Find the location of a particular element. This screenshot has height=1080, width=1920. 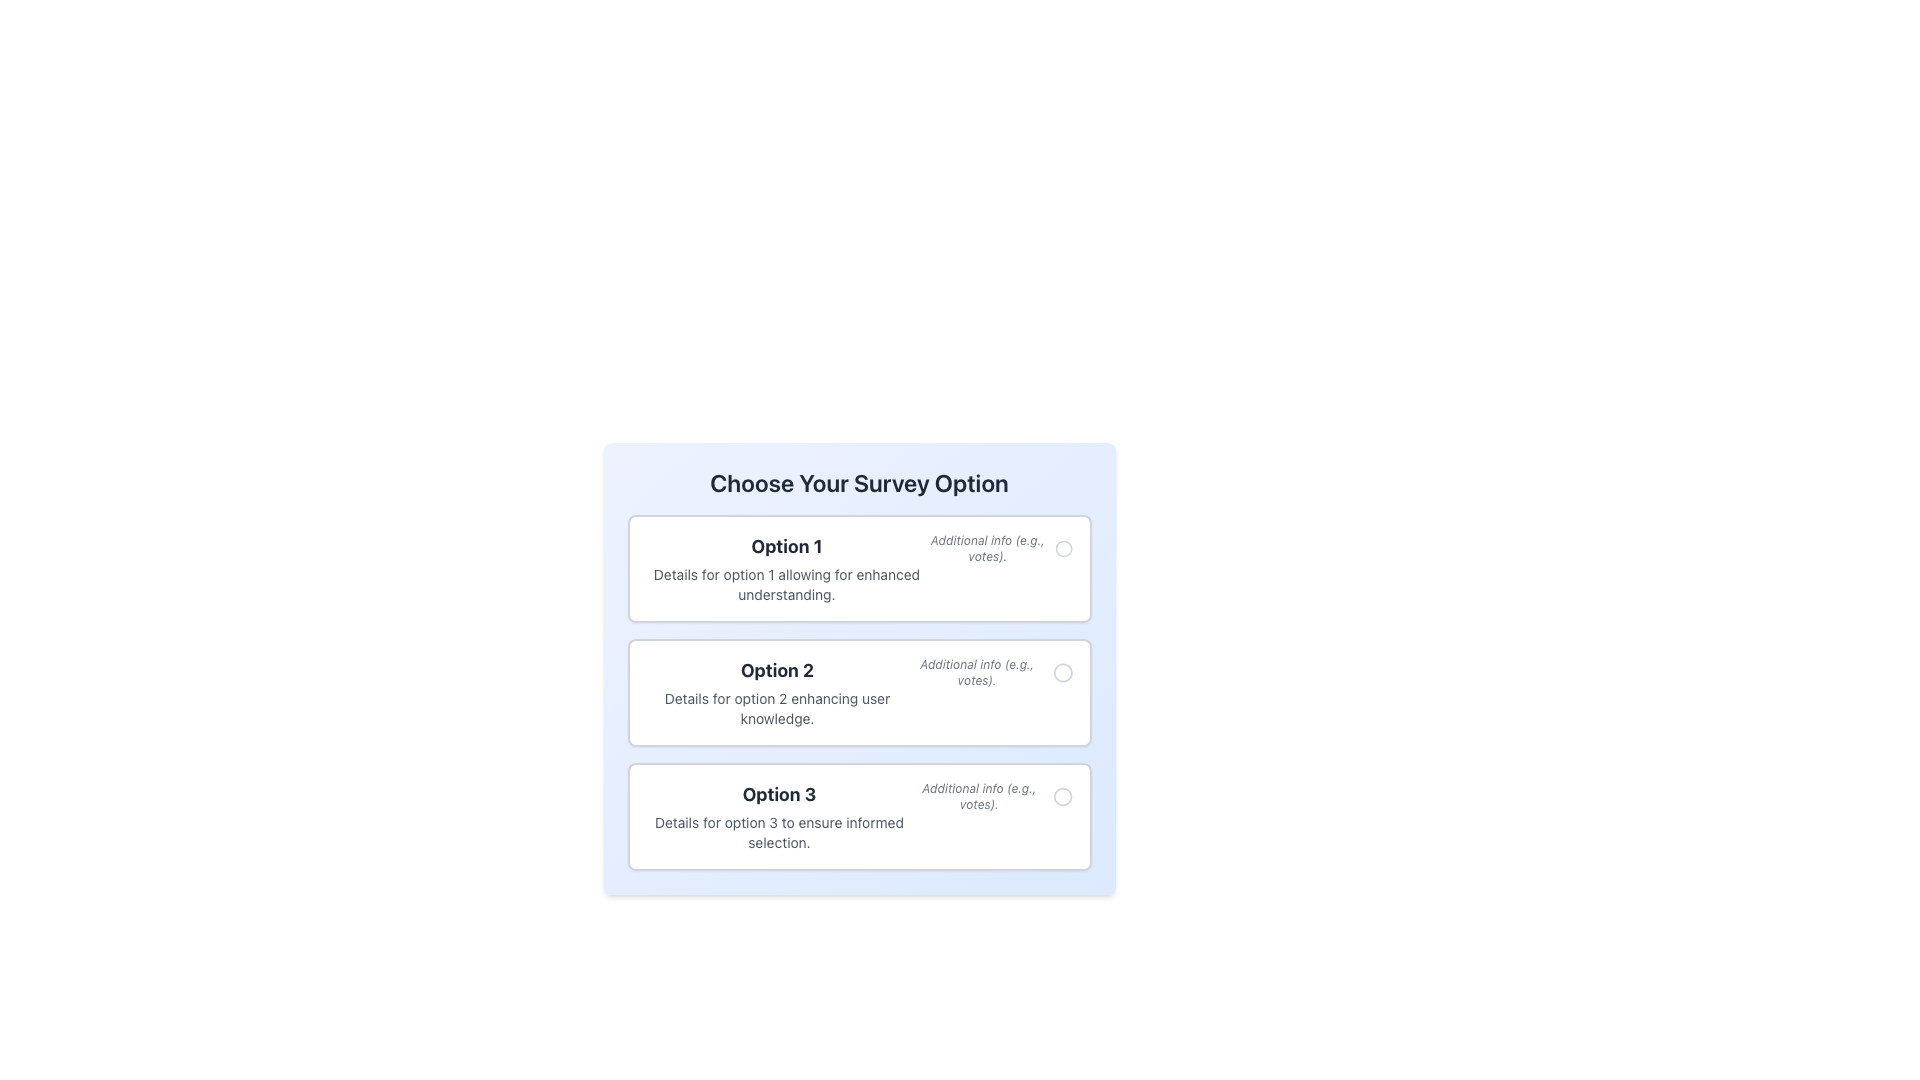

the small circular icon with a thin border next to the text 'Additional info (e.g., votes)' in the list item 'Option 2' is located at coordinates (1062, 672).